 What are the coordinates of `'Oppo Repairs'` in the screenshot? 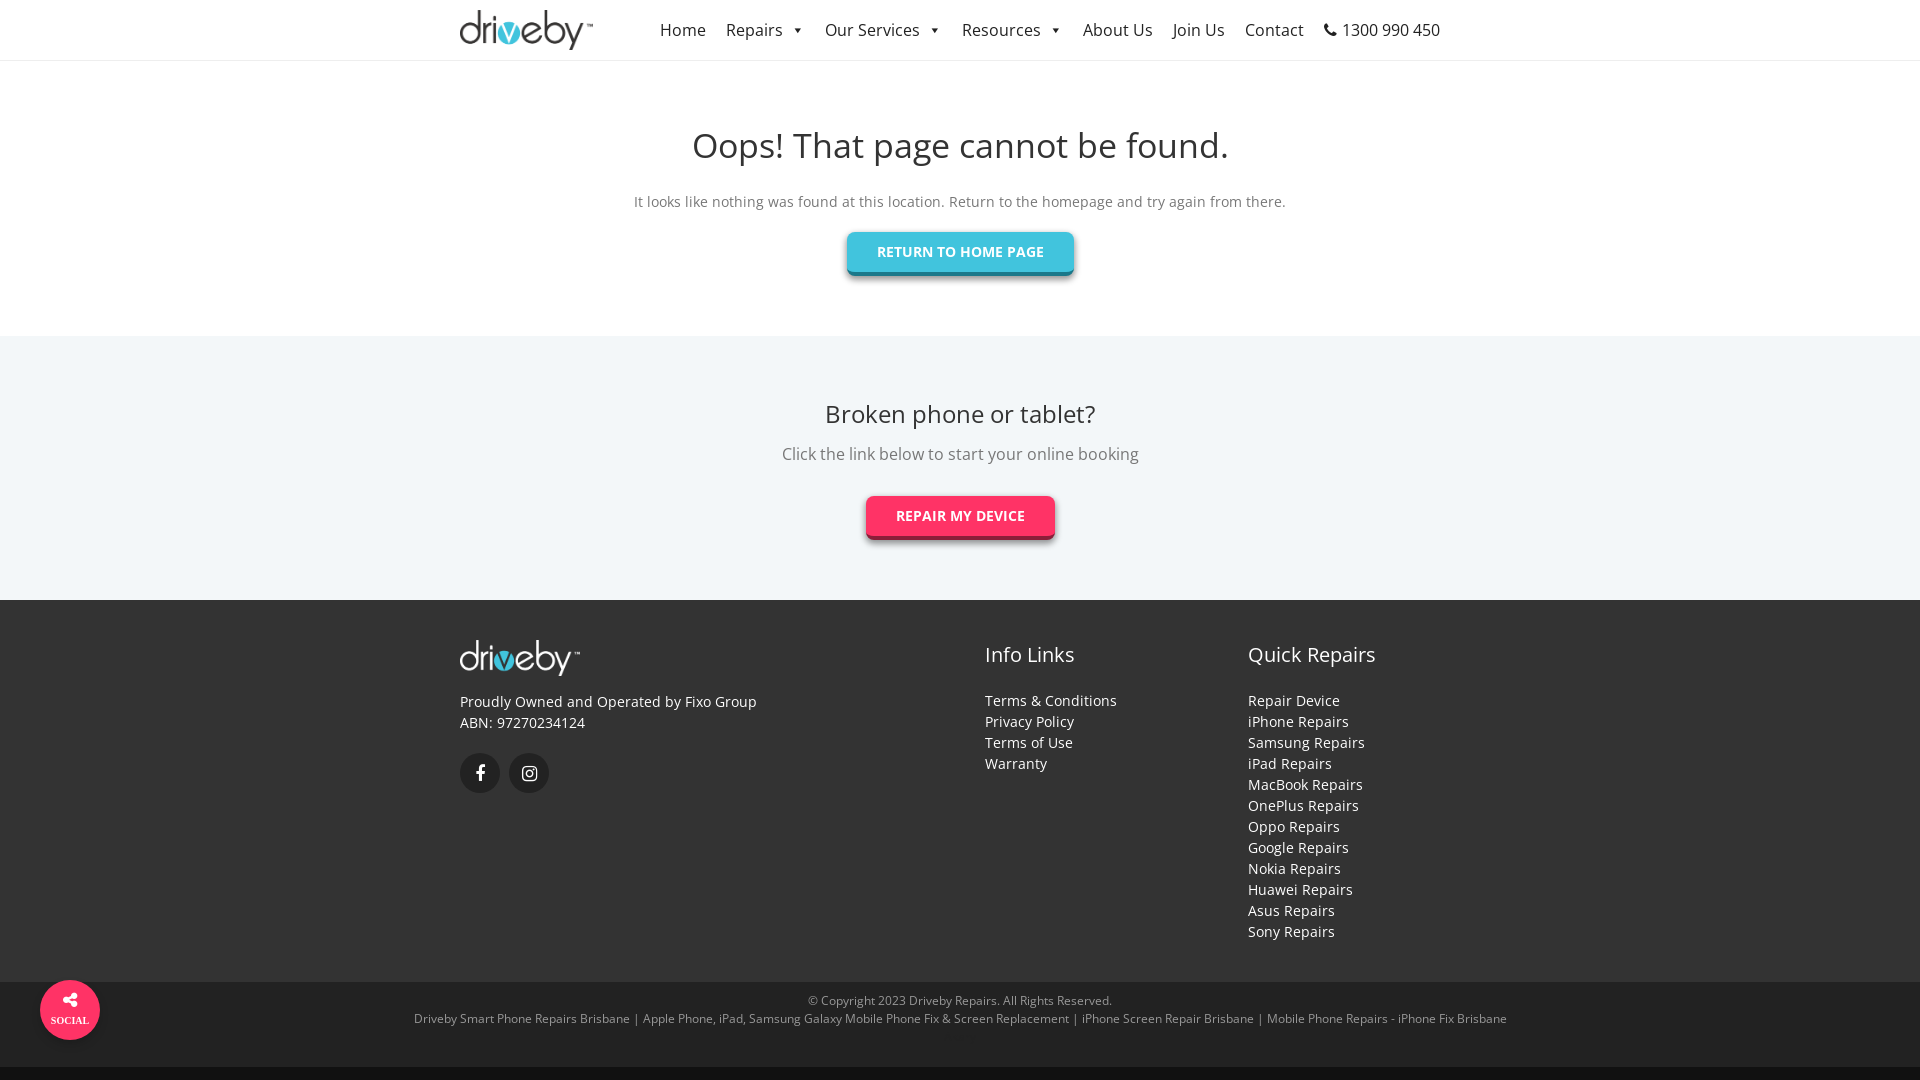 It's located at (1294, 826).